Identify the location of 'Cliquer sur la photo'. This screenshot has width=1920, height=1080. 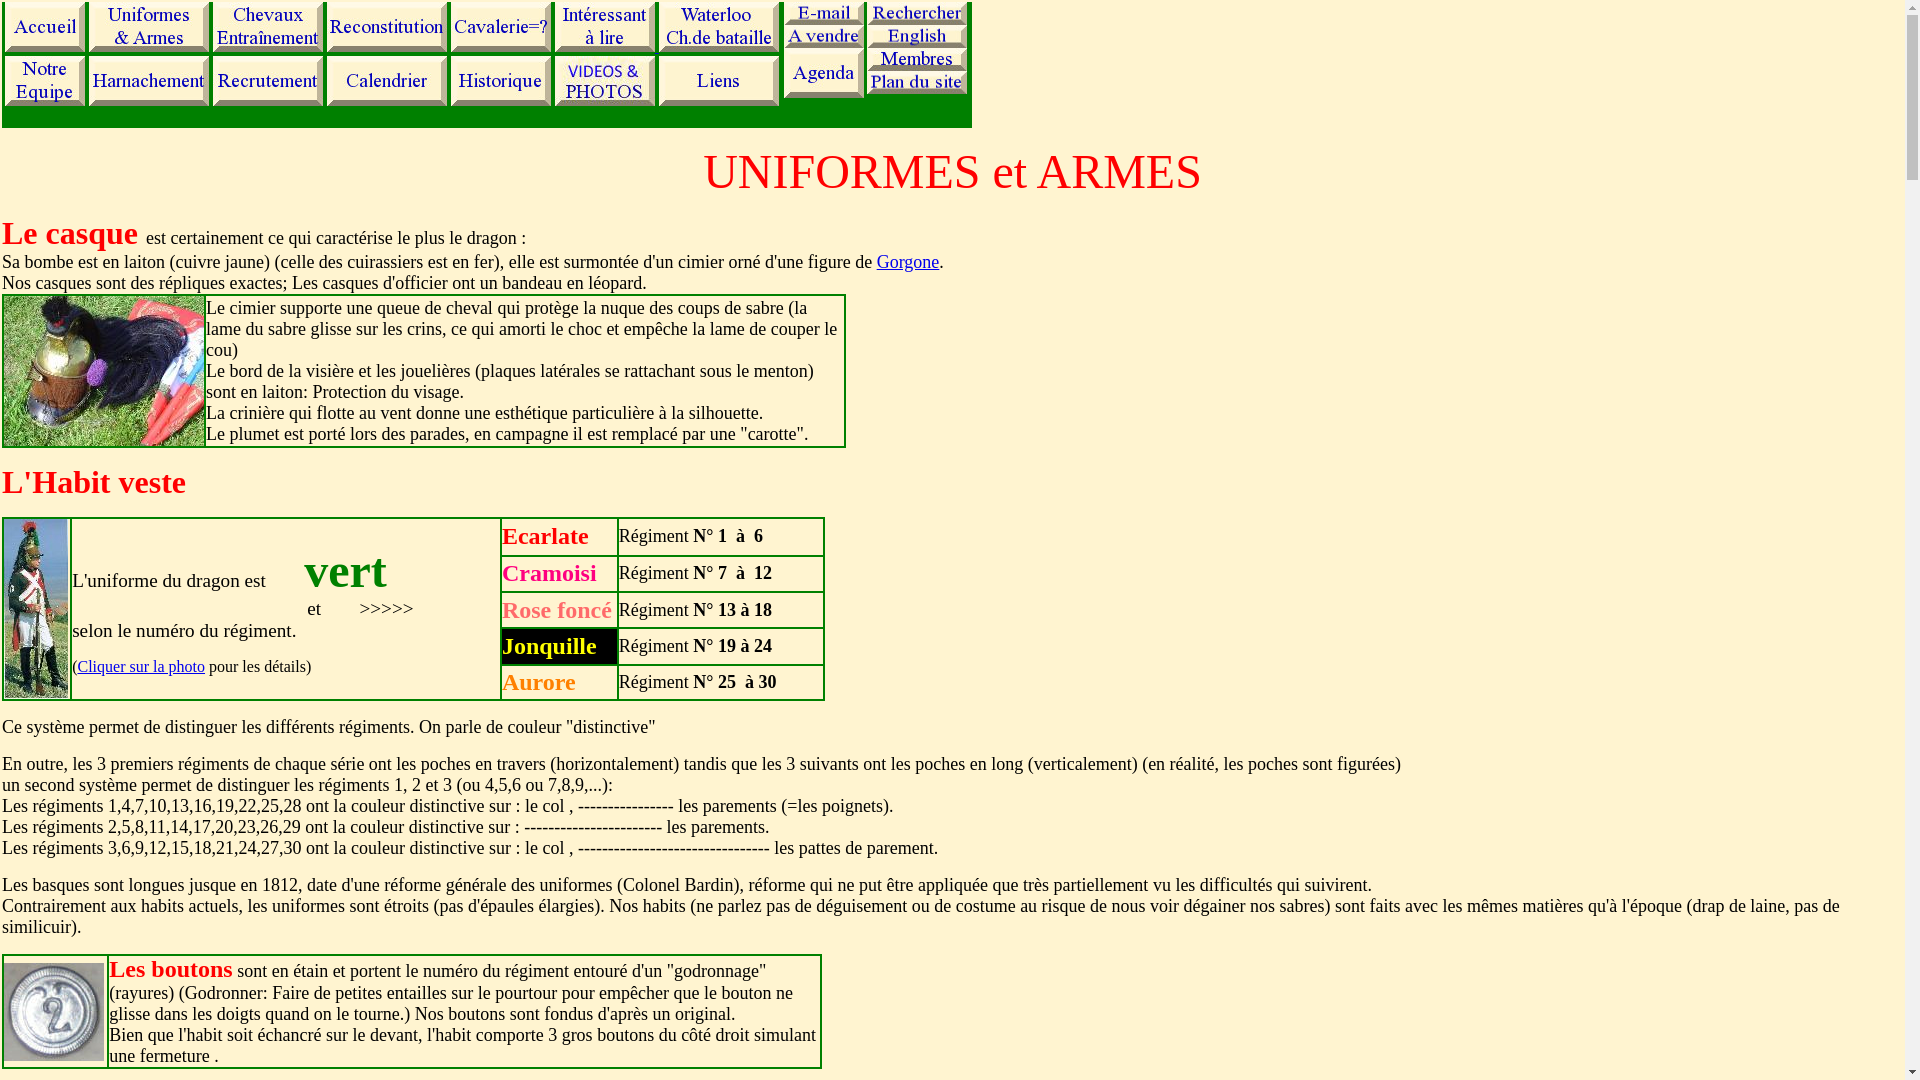
(139, 666).